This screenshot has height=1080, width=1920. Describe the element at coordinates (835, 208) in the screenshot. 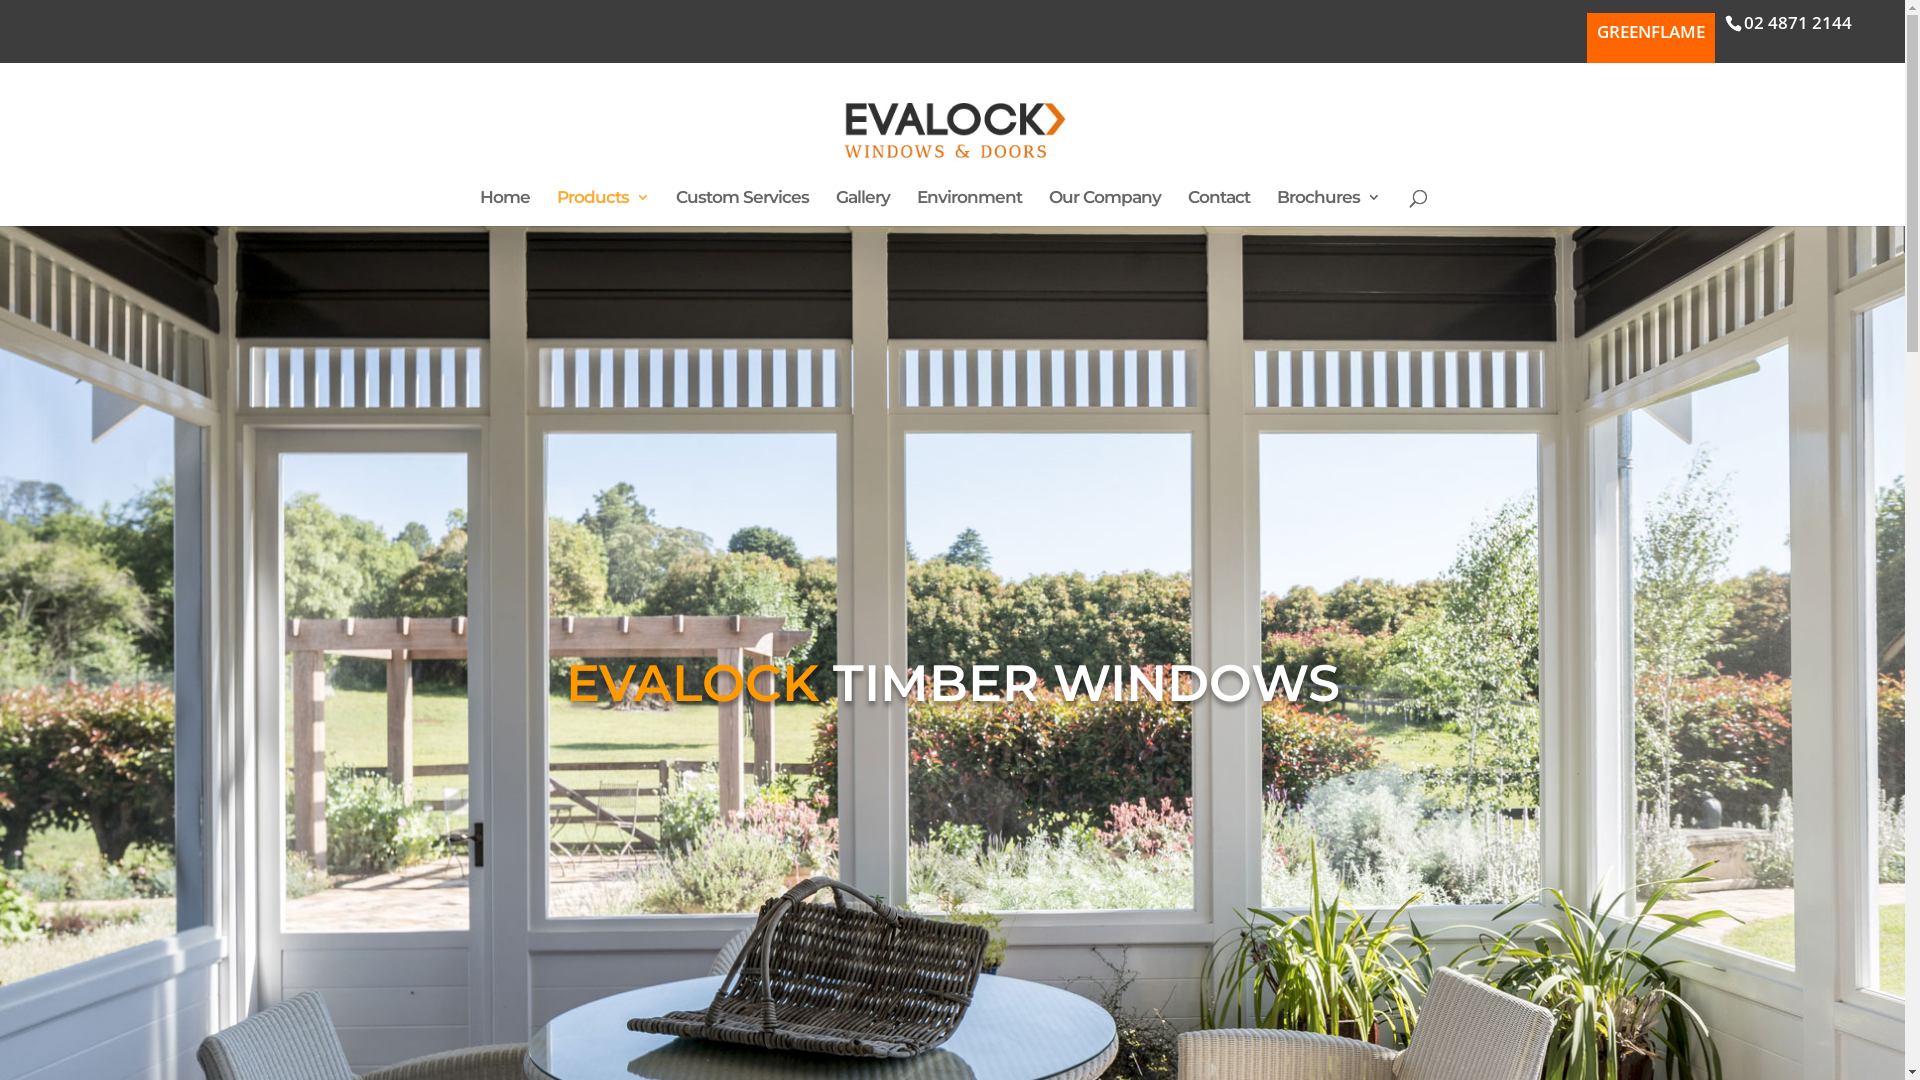

I see `'Gallery'` at that location.